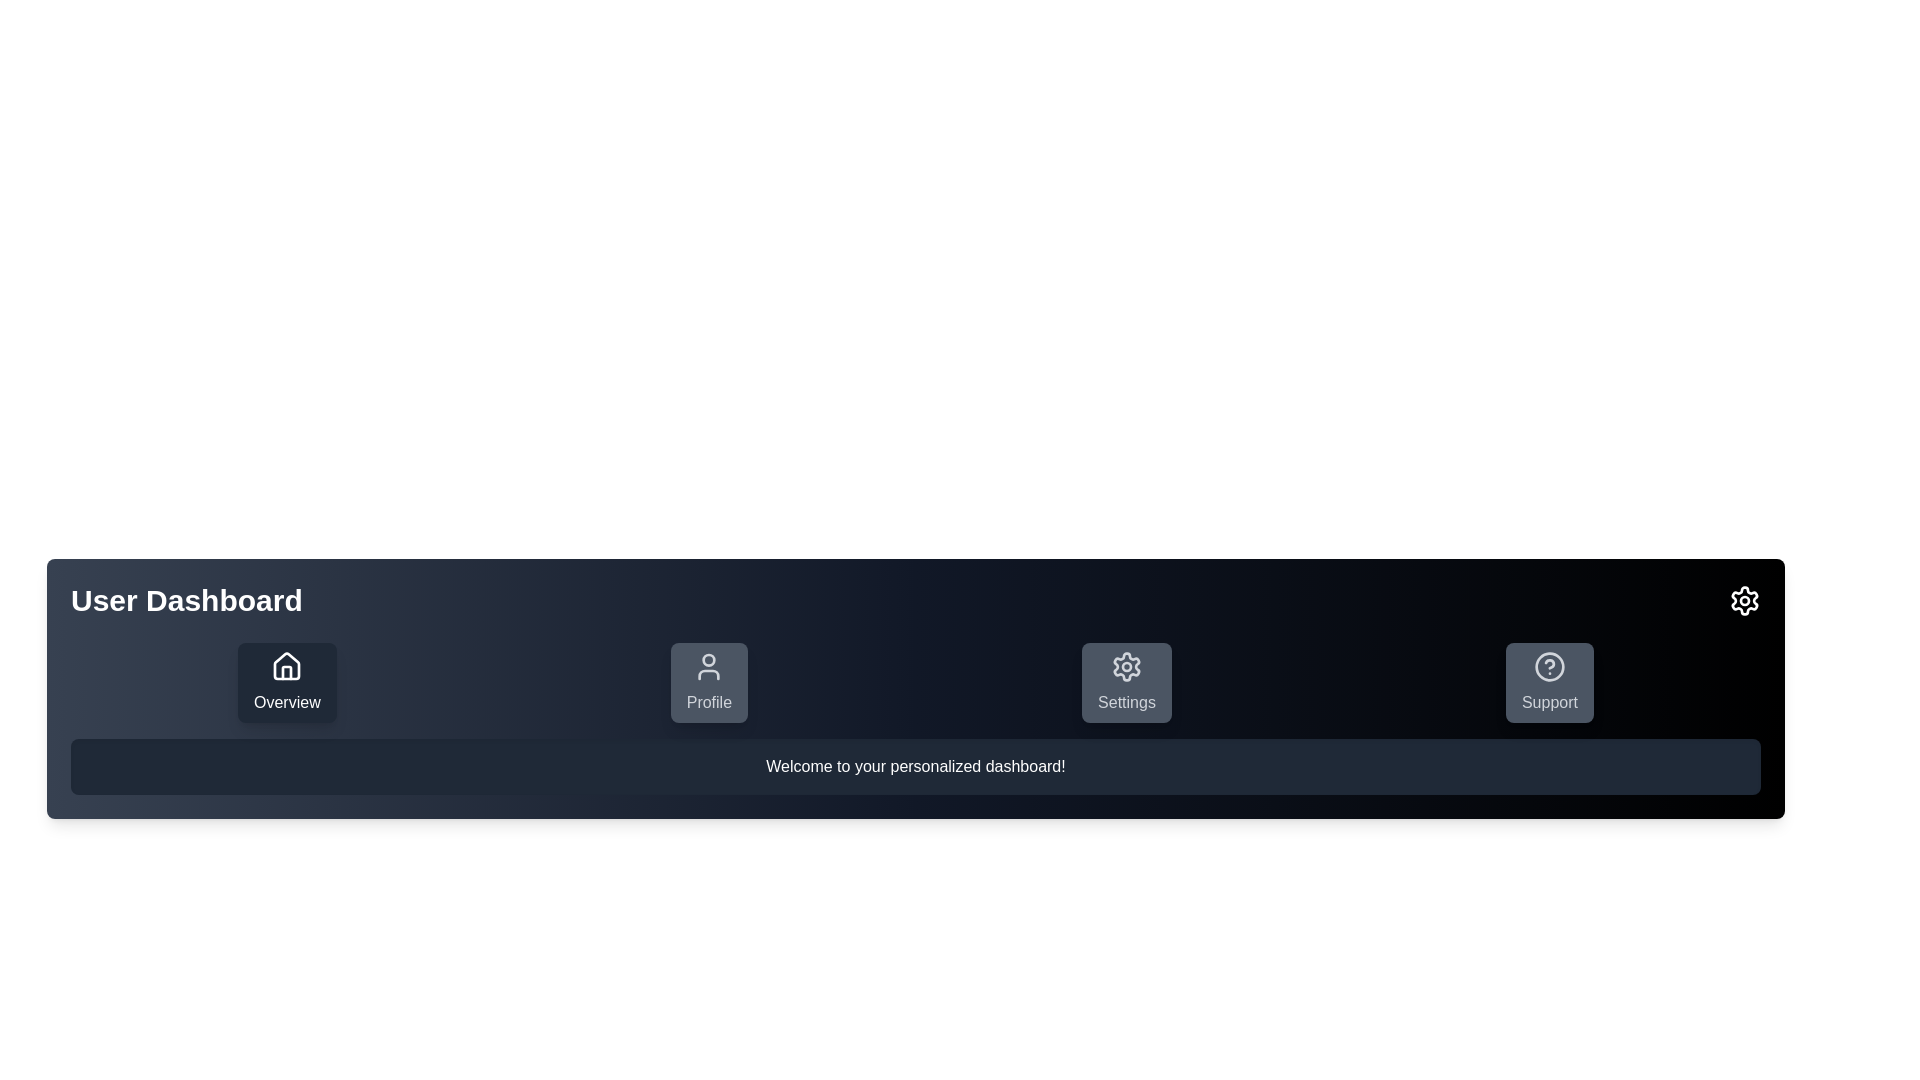 The width and height of the screenshot is (1920, 1080). What do you see at coordinates (186, 600) in the screenshot?
I see `the 'User Dashboard' label, which is a bold, large text element located in the top-left corner of the header section` at bounding box center [186, 600].